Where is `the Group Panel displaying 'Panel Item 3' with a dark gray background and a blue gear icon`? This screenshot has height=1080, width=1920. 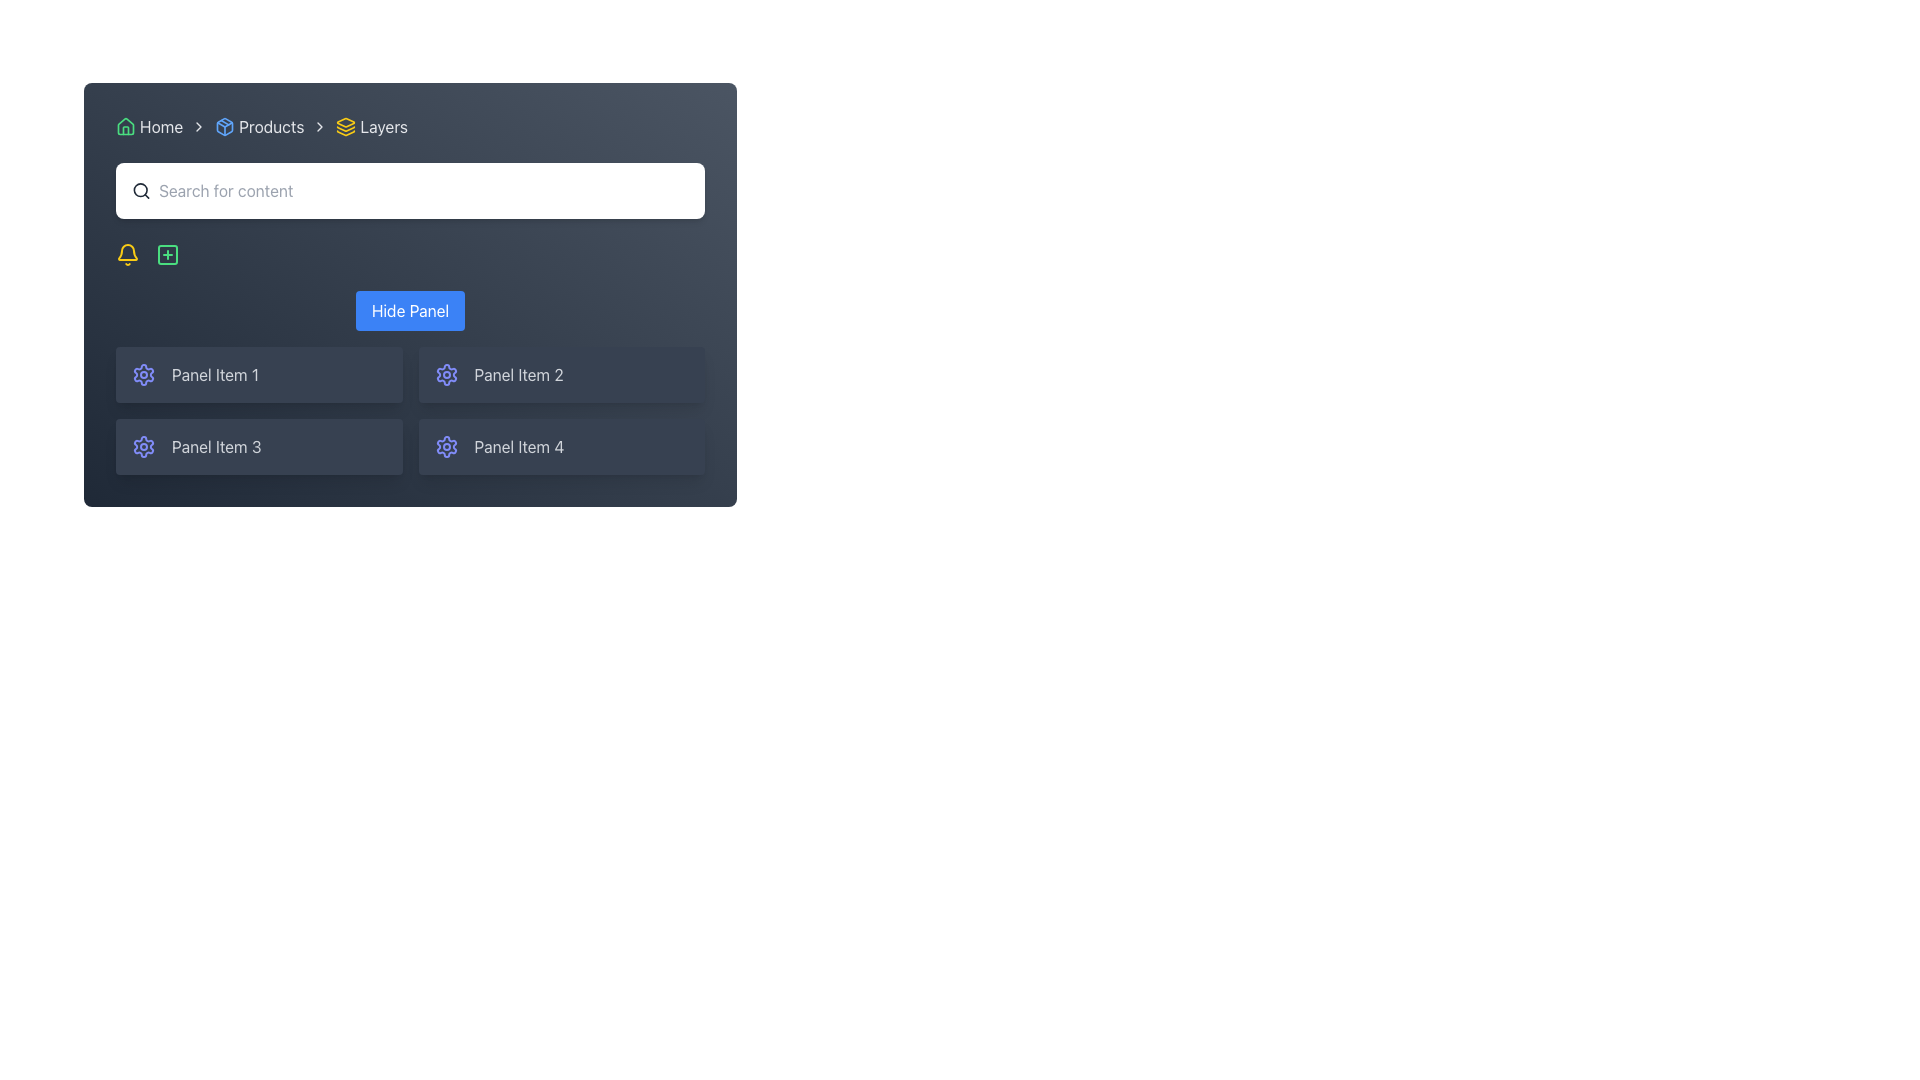 the Group Panel displaying 'Panel Item 3' with a dark gray background and a blue gear icon is located at coordinates (258, 446).